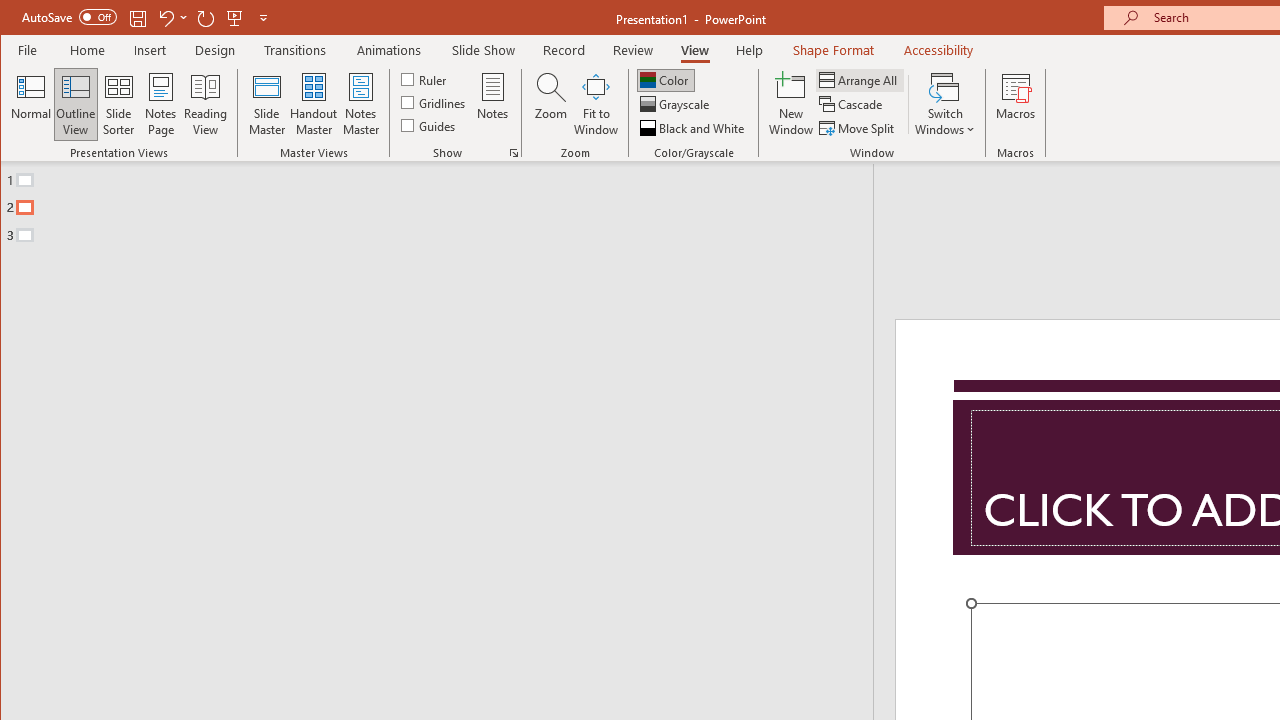 This screenshot has width=1280, height=720. I want to click on 'Notes', so click(493, 104).